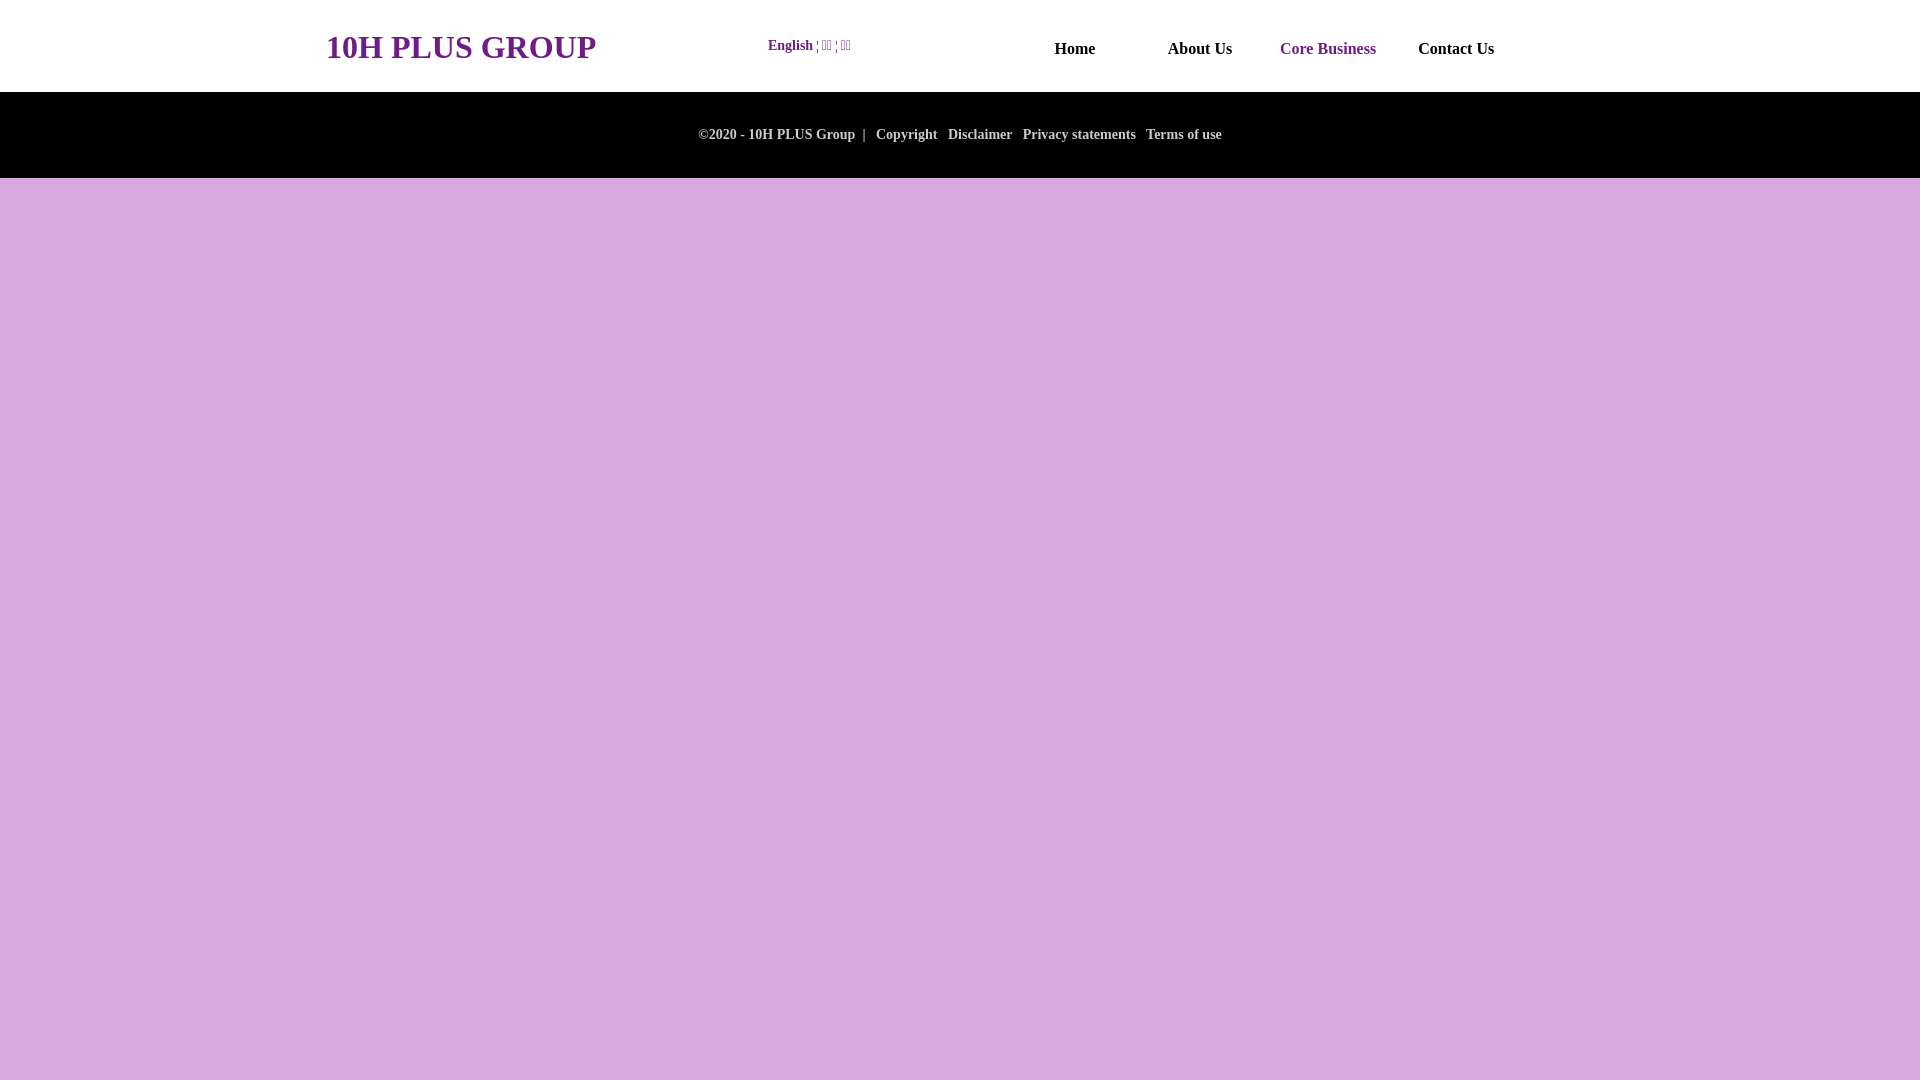 This screenshot has height=1080, width=1920. Describe the element at coordinates (1280, 48) in the screenshot. I see `'Core Business'` at that location.